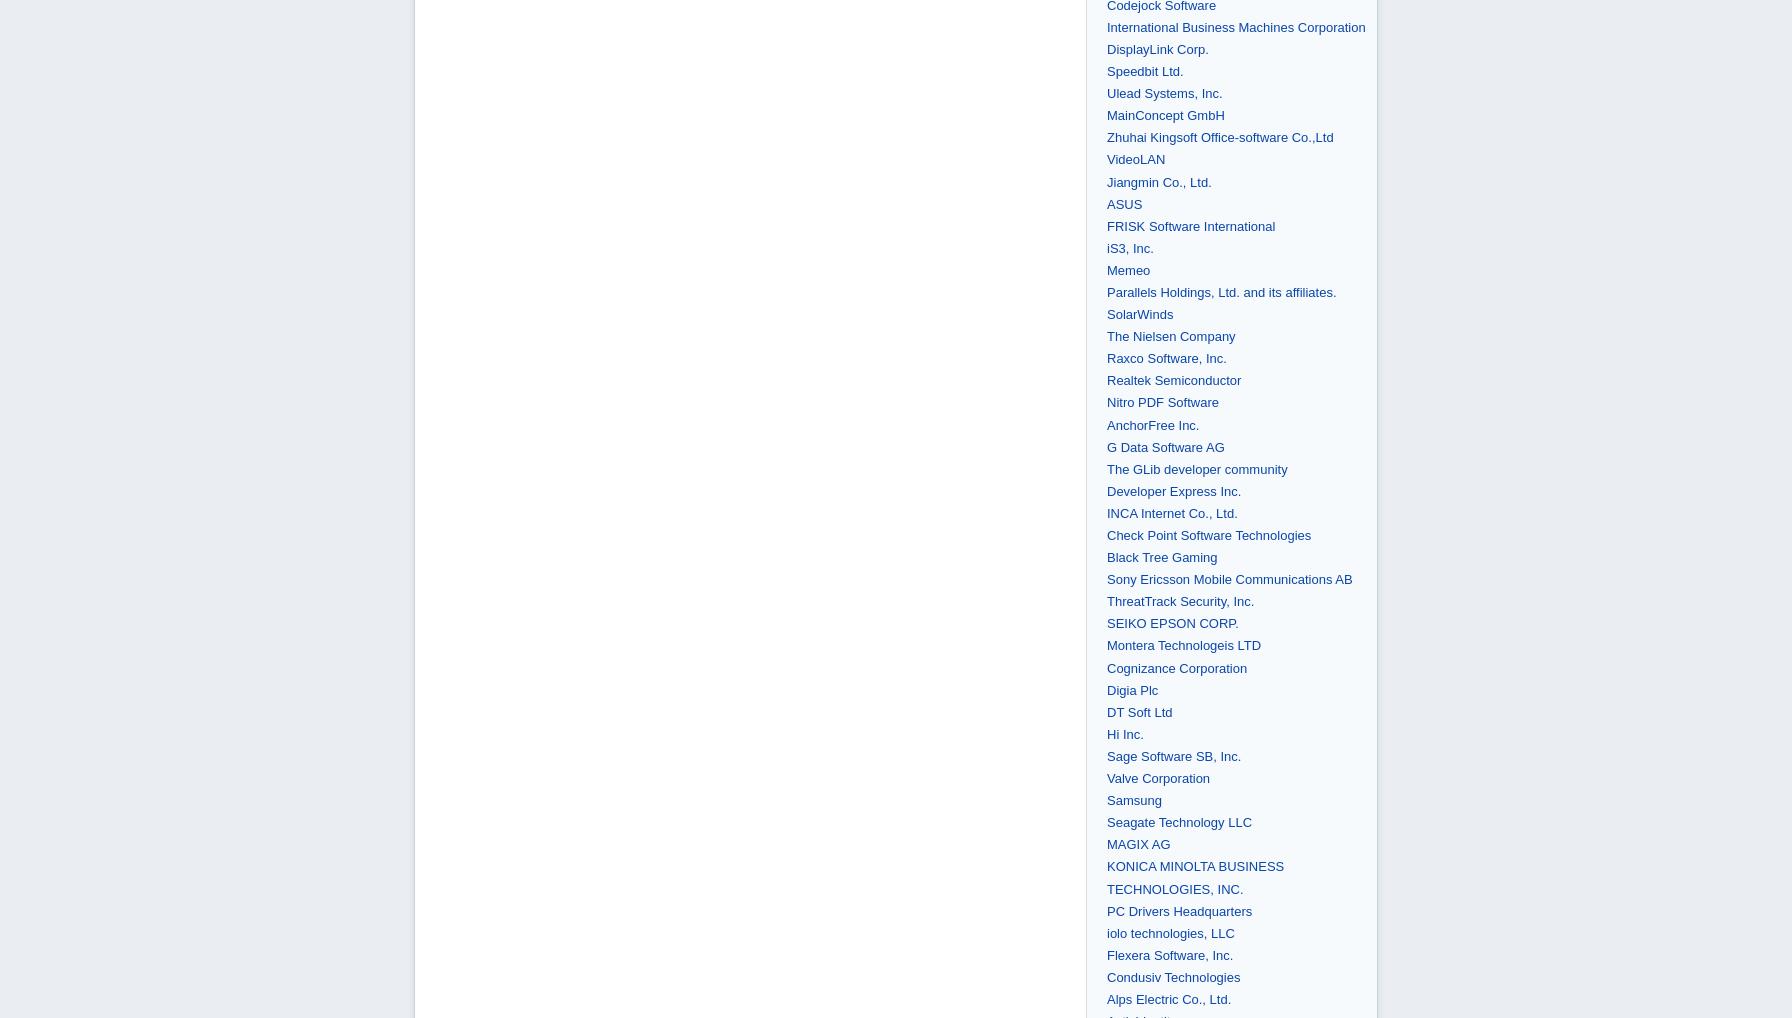 This screenshot has height=1018, width=1792. Describe the element at coordinates (1106, 998) in the screenshot. I see `'Alps Electric Co., Ltd.'` at that location.